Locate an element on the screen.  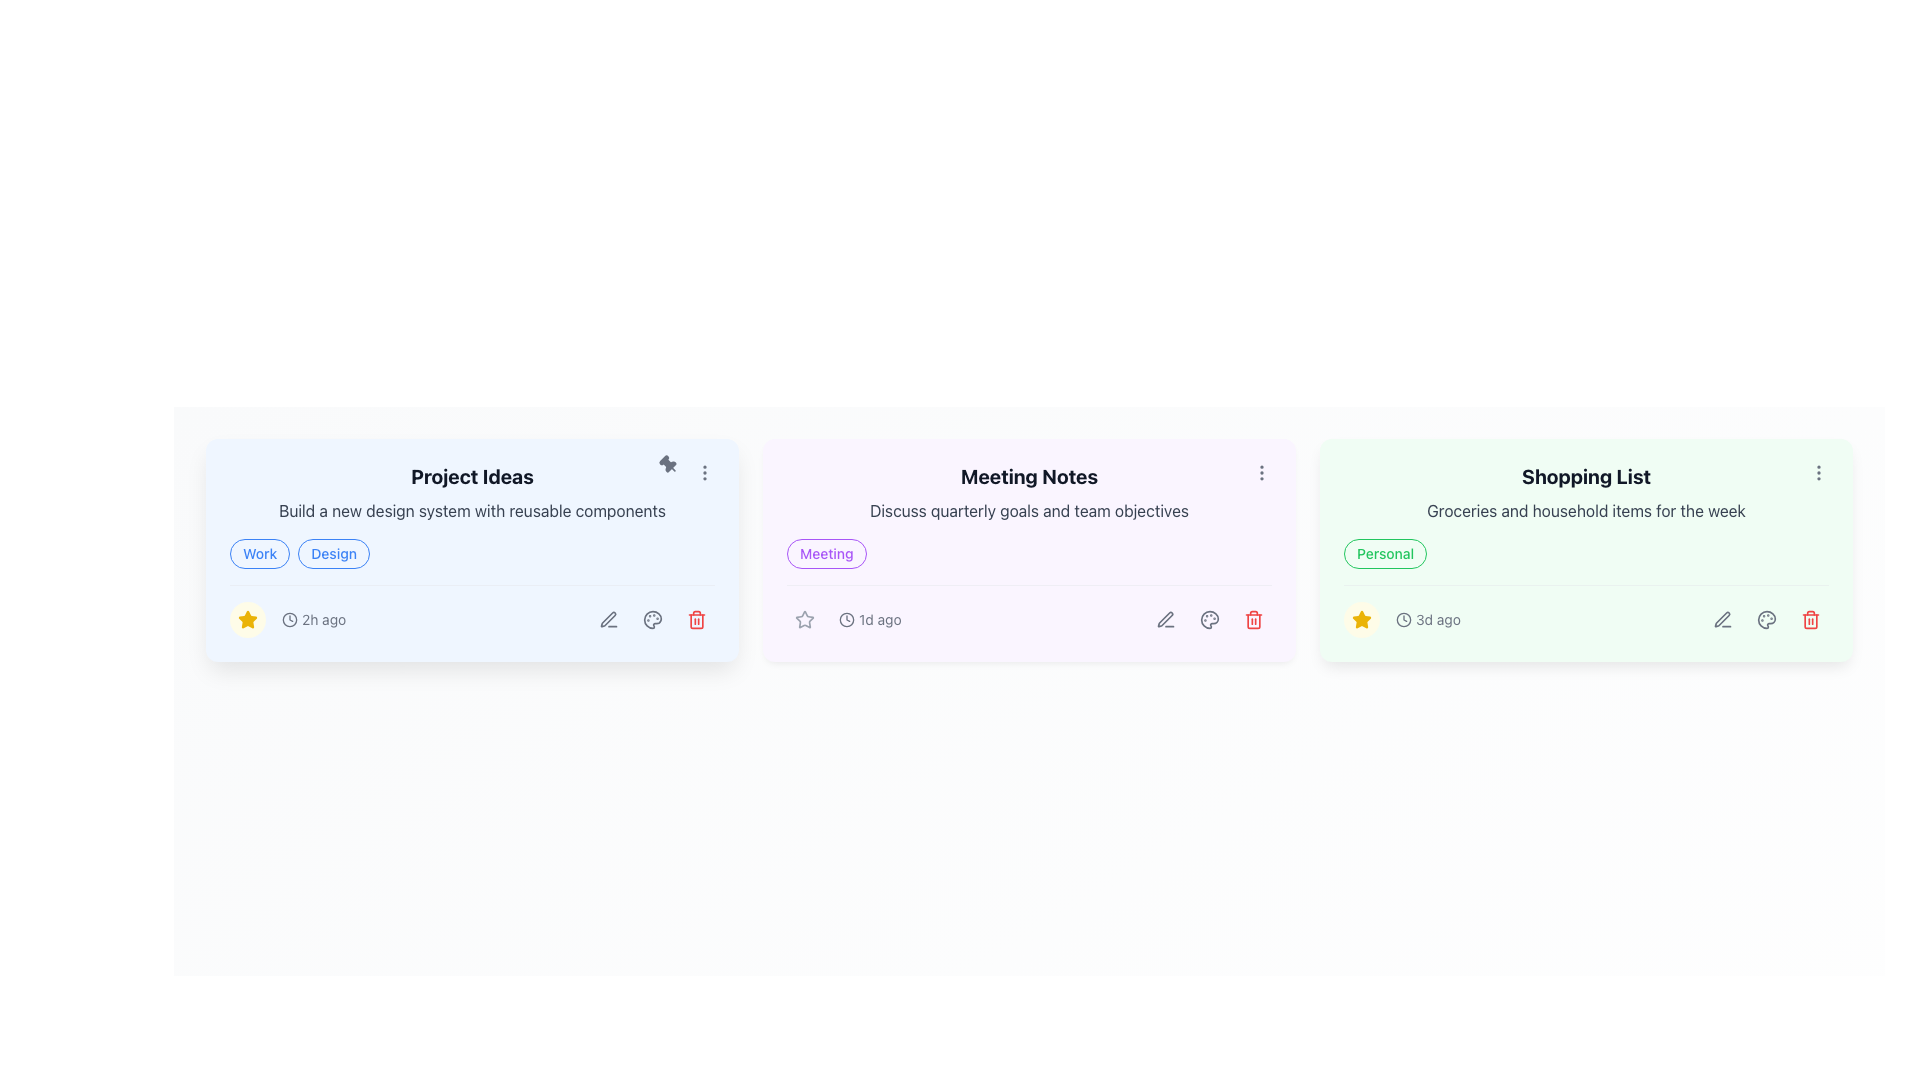
the Circular SVG element located in the lower-left area of the 'Project Ideas' card, styled with a simple stroke and no fill, within the clock icon is located at coordinates (288, 619).